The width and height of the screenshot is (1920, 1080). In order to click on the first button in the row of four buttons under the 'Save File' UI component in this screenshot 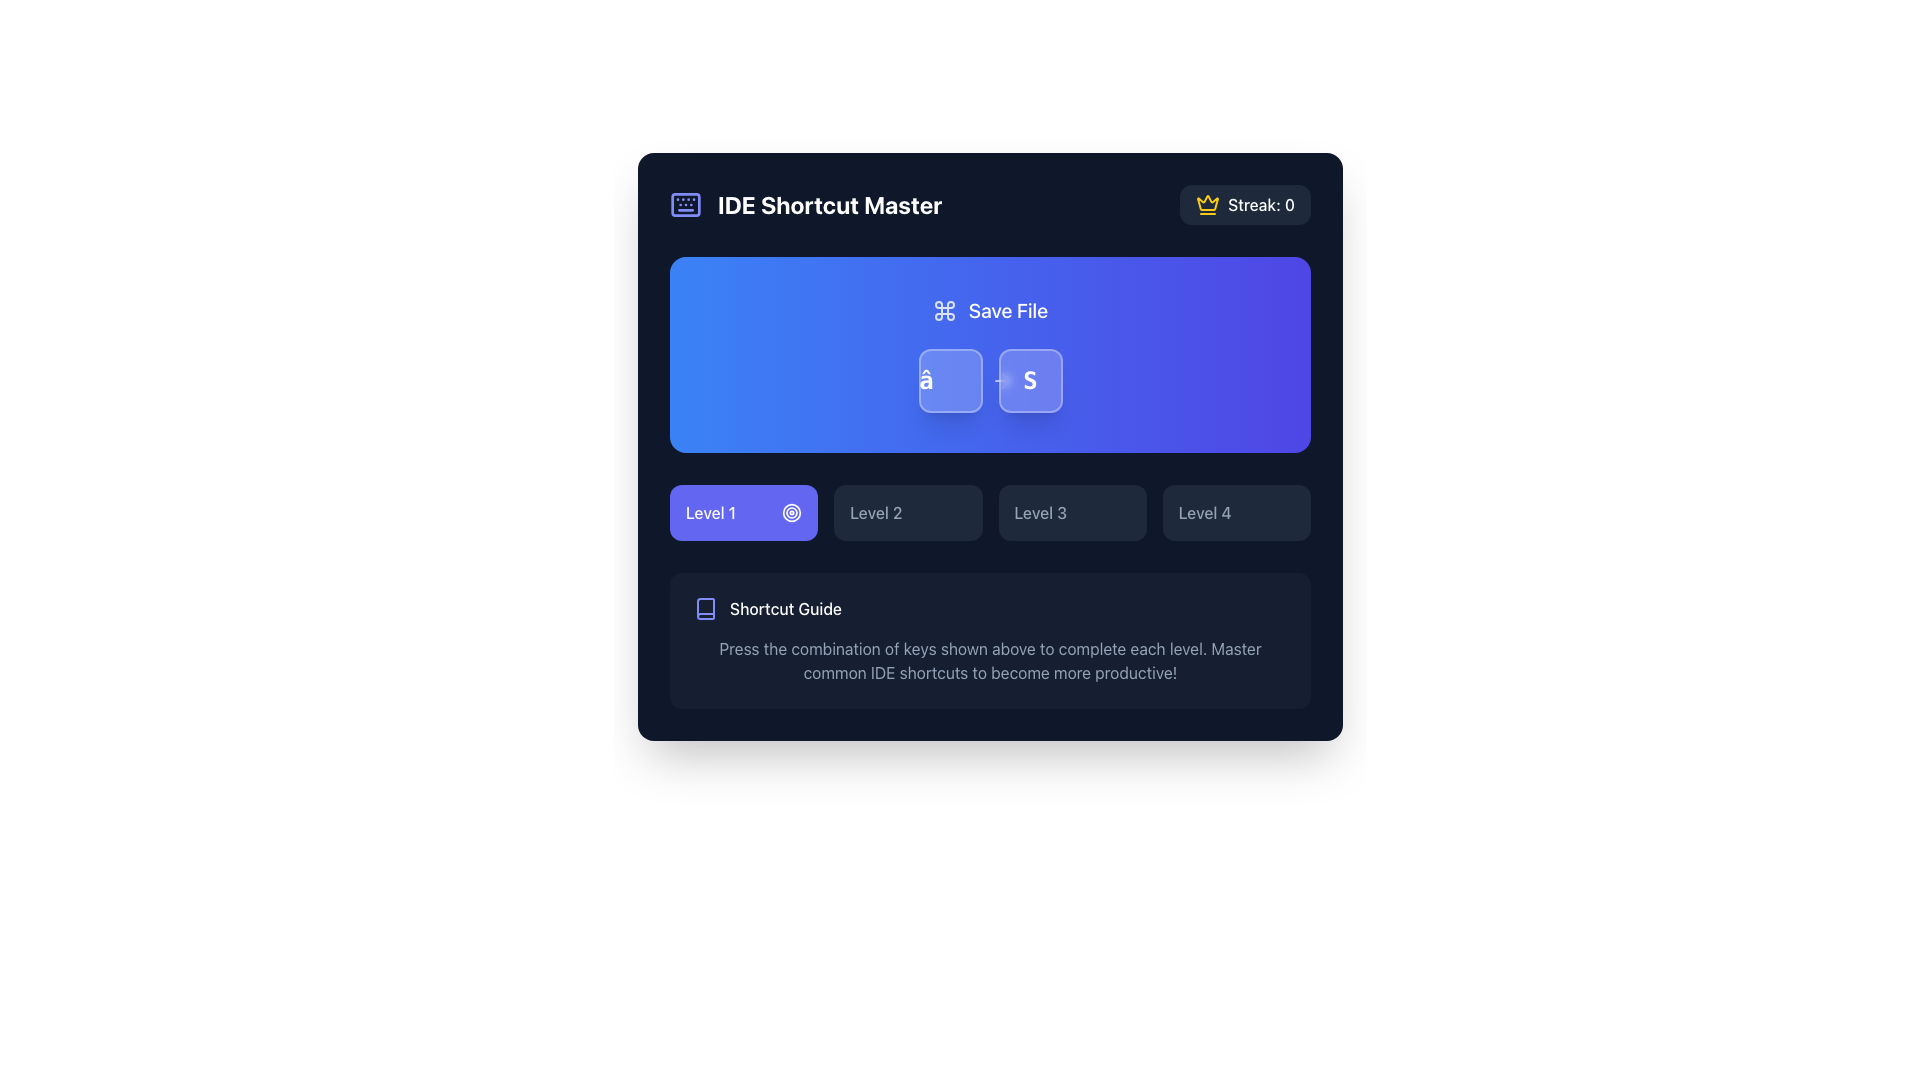, I will do `click(743, 512)`.